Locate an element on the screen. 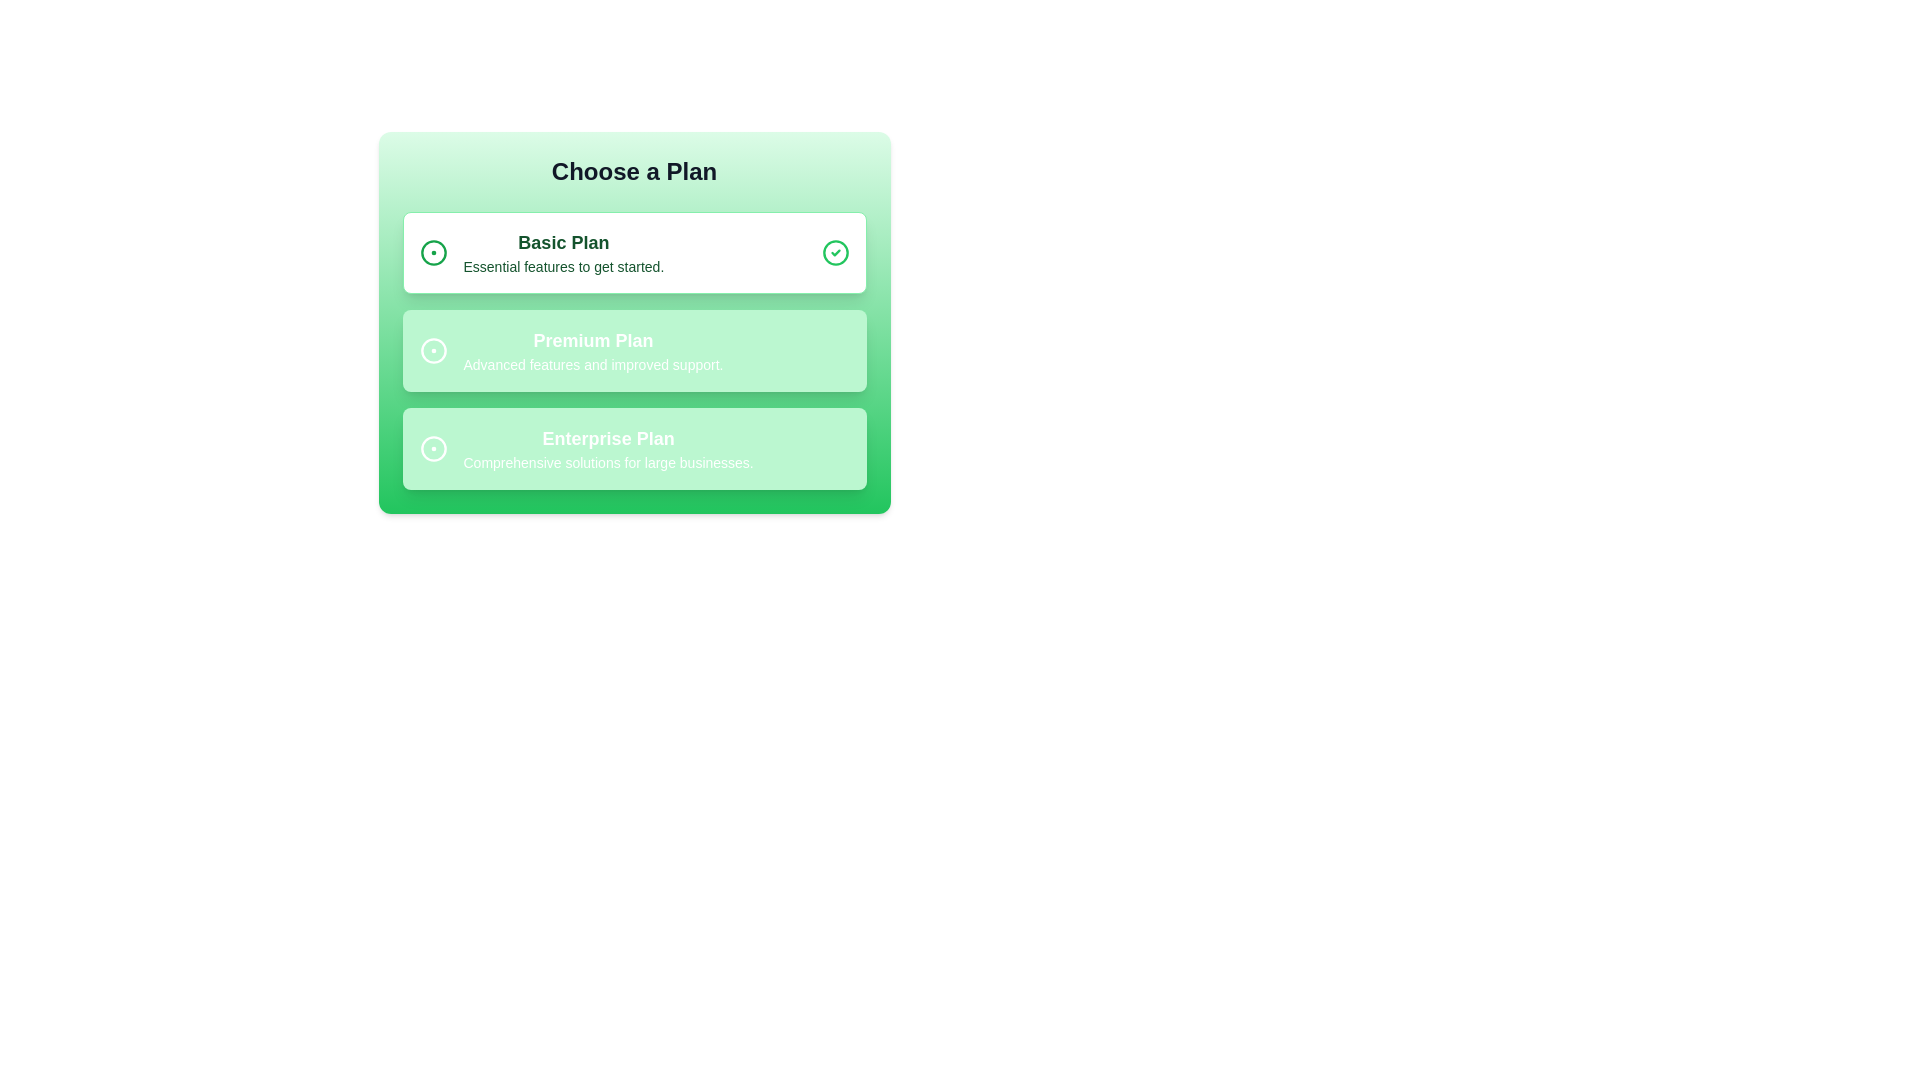  the 'Basic Plan' text label, which provides the name and description of the first selectable plan option beneath the heading 'Choose a Plan' is located at coordinates (562, 252).